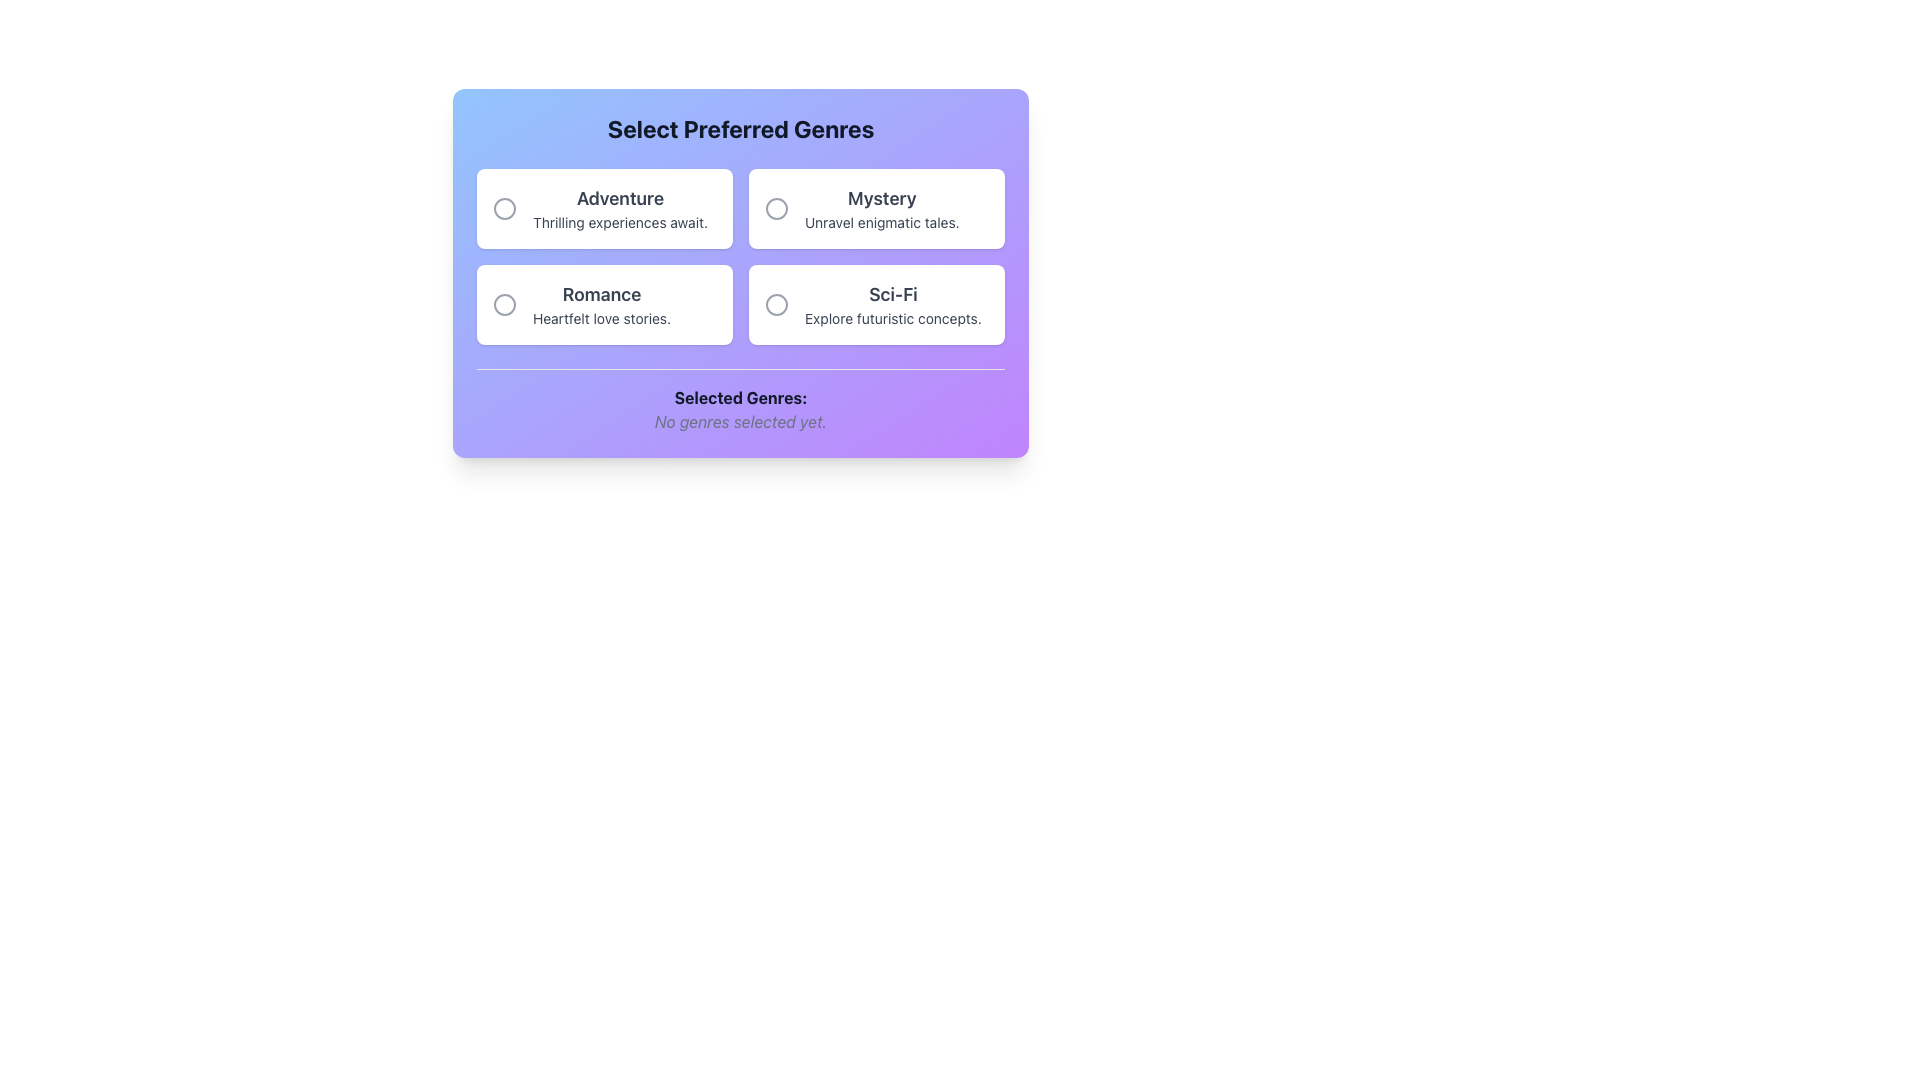 The width and height of the screenshot is (1920, 1080). I want to click on the radio button of the 'Mystery' option card, which is the second item in the grid layout under the section 'Select Preferred Genres', so click(877, 208).